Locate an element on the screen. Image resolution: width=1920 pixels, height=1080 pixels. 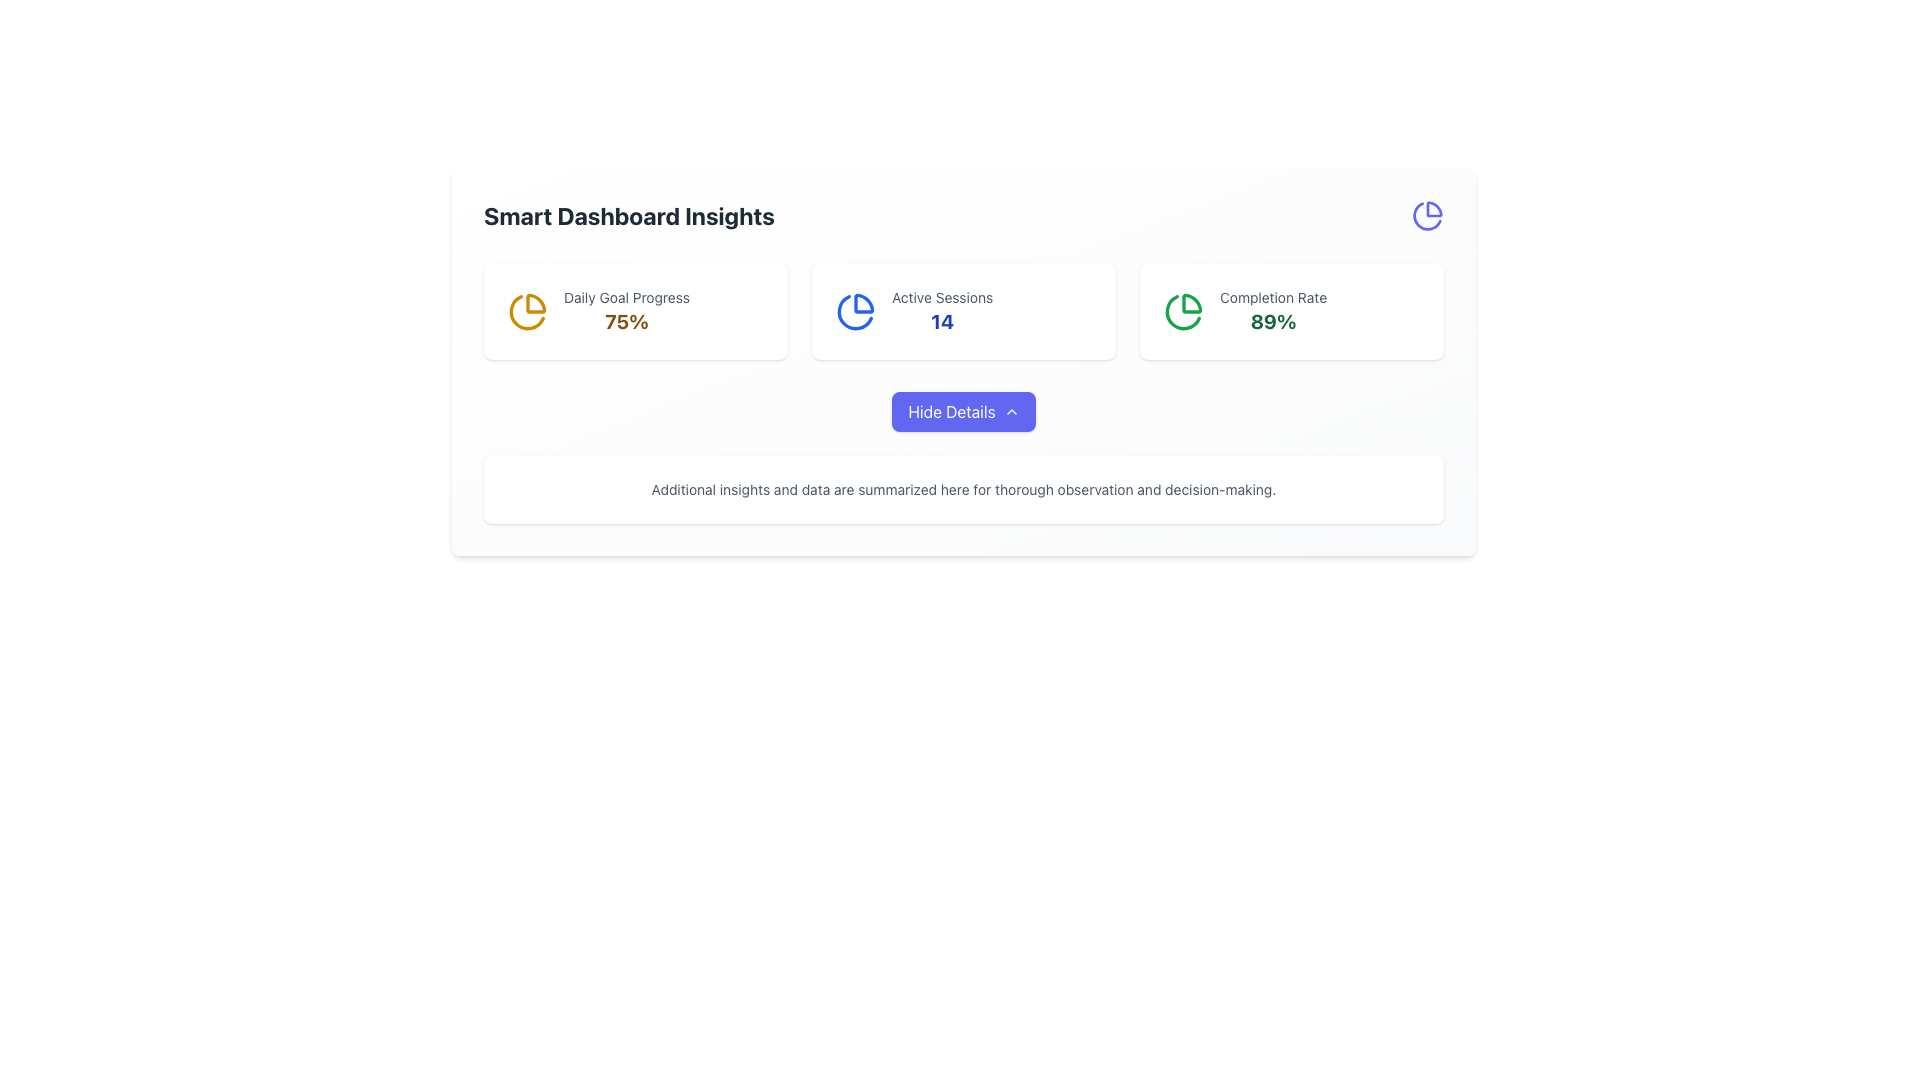
text 'Active Sessions' displayed in the static informational display showing the number of active sessions in the dashboard, located between the 'Daily Goal Progress' and 'Completion Rate' panels is located at coordinates (941, 312).